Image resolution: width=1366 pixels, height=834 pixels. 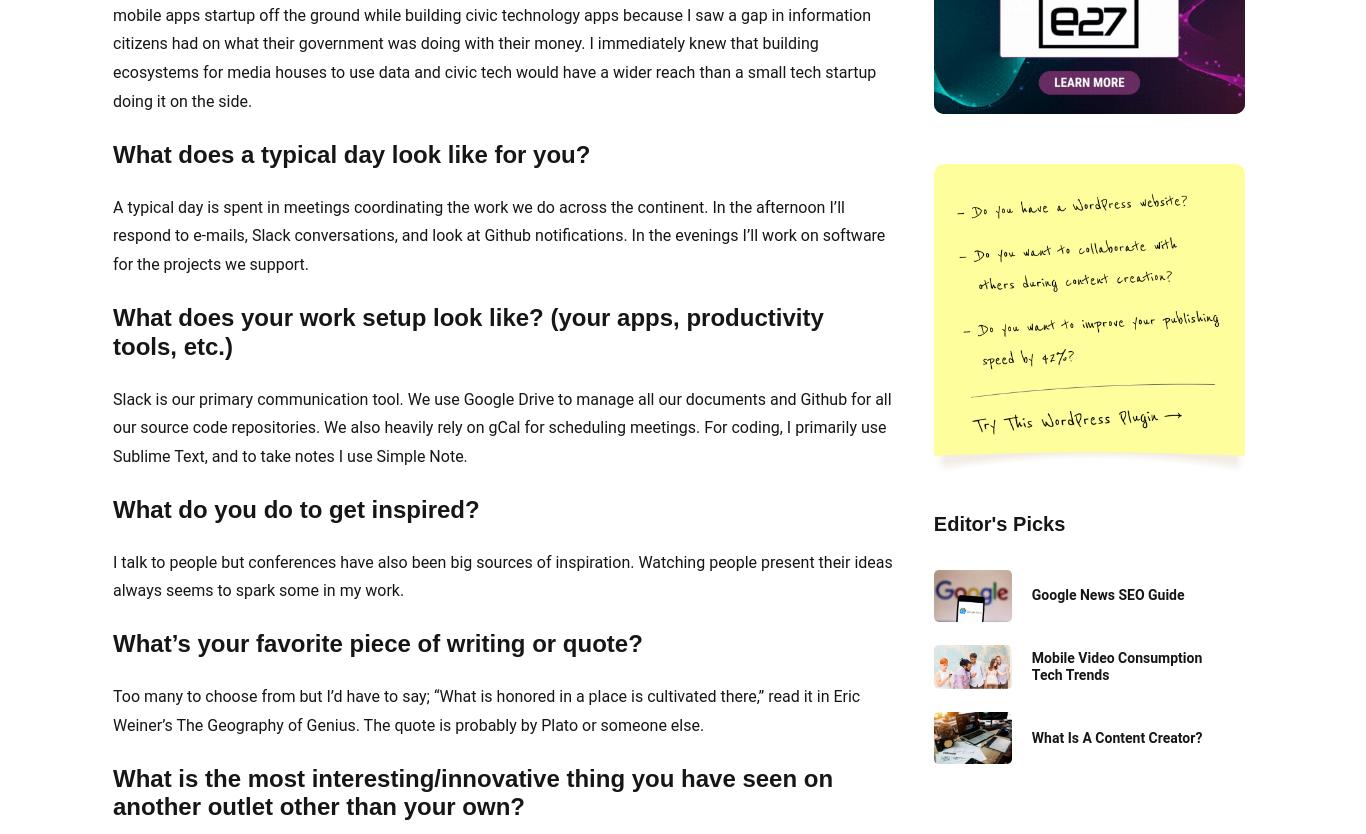 I want to click on 'What does a typical day look like for you?', so click(x=350, y=153).